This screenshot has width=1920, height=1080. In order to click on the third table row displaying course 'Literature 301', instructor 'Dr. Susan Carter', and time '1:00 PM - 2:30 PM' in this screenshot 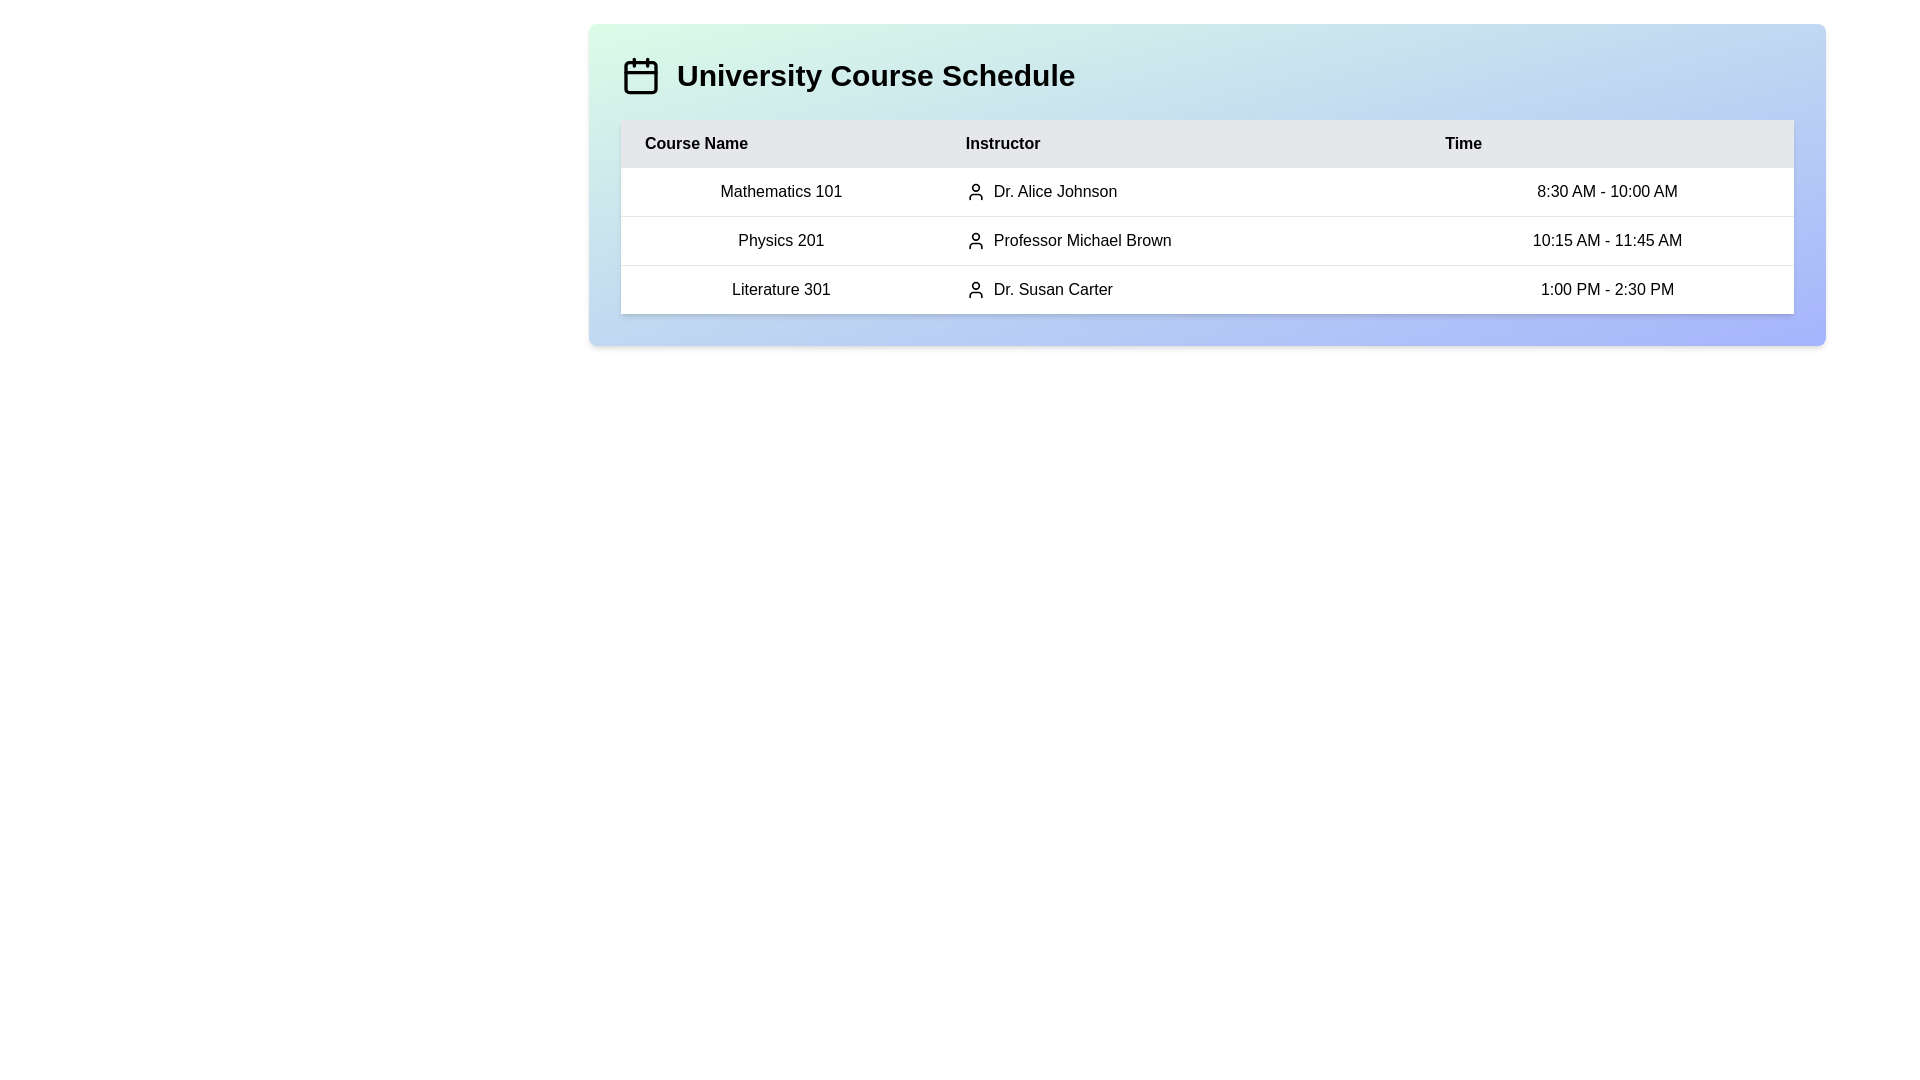, I will do `click(1206, 289)`.